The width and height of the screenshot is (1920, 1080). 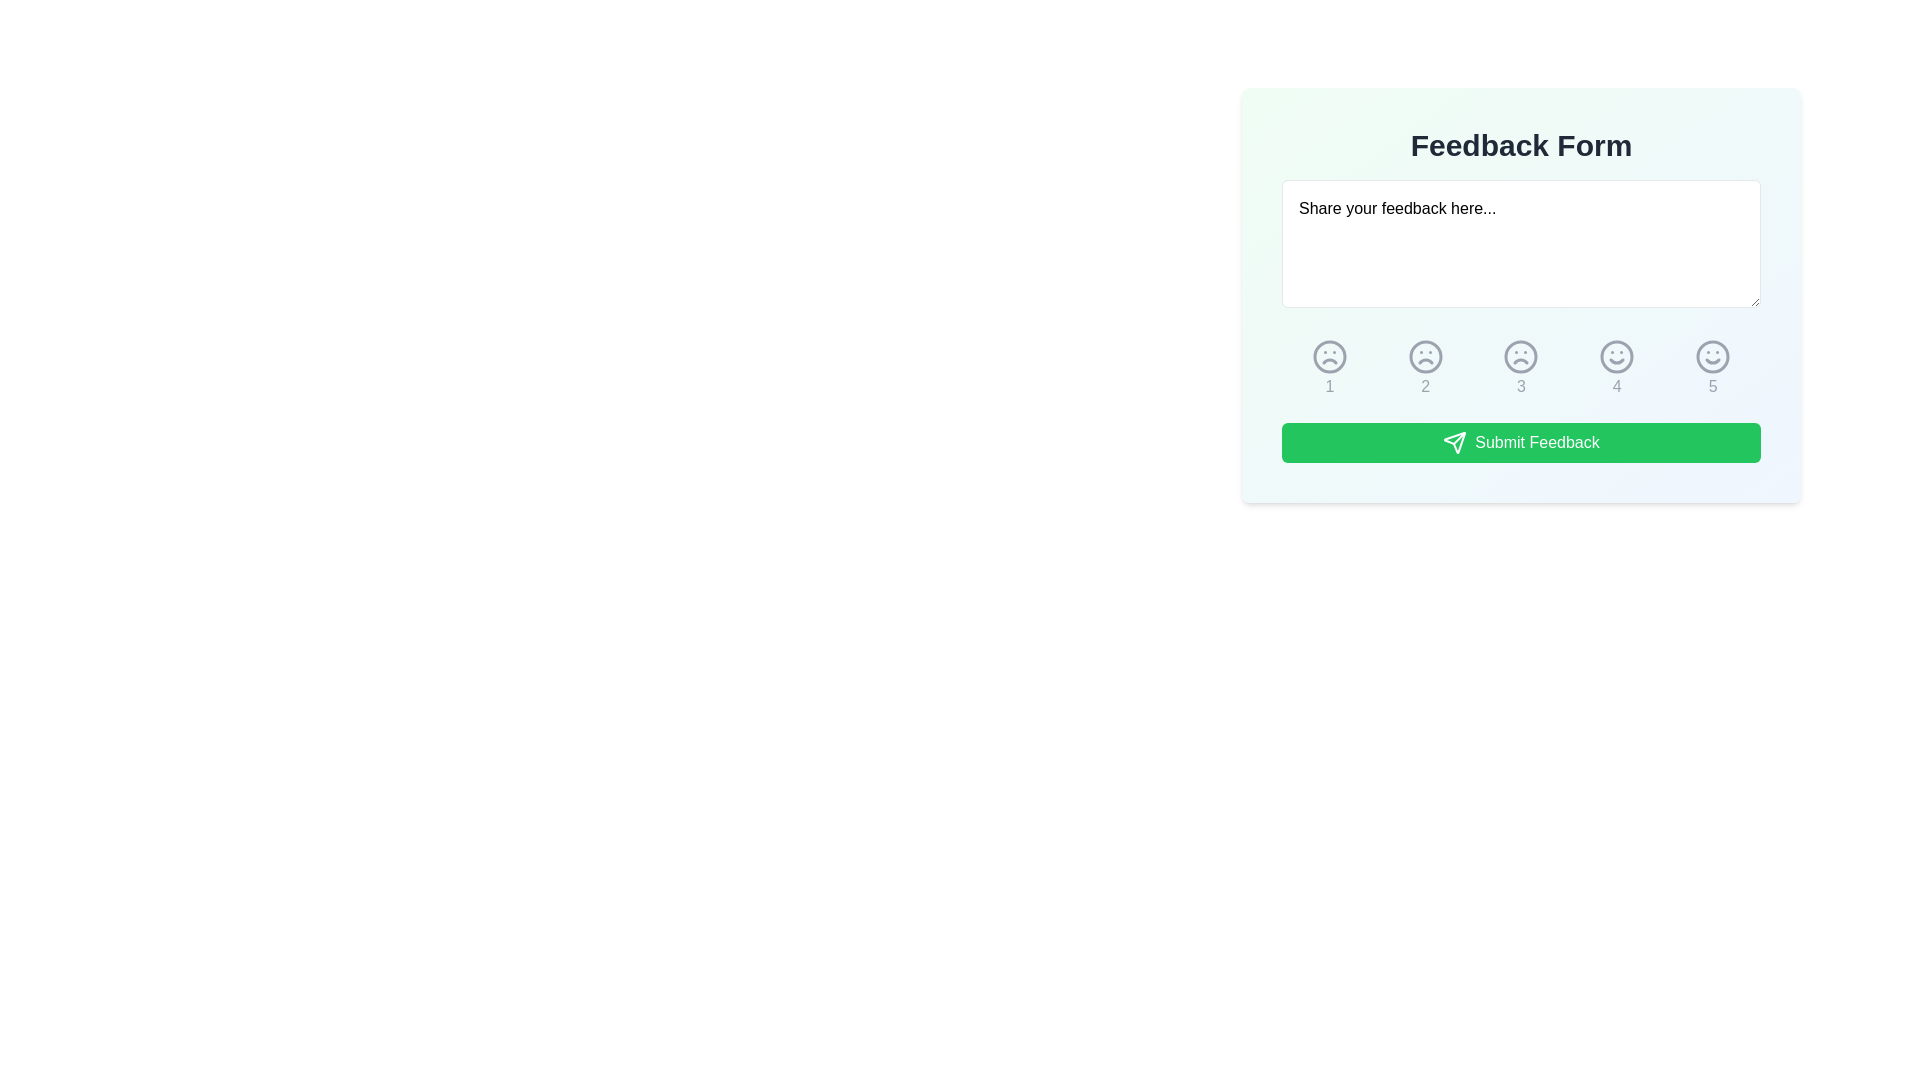 What do you see at coordinates (1520, 145) in the screenshot?
I see `the bold, large-sized text reading 'Feedback Form' located at the top of the feedback form section, just above the input field labeled 'Share your feedback here...'` at bounding box center [1520, 145].